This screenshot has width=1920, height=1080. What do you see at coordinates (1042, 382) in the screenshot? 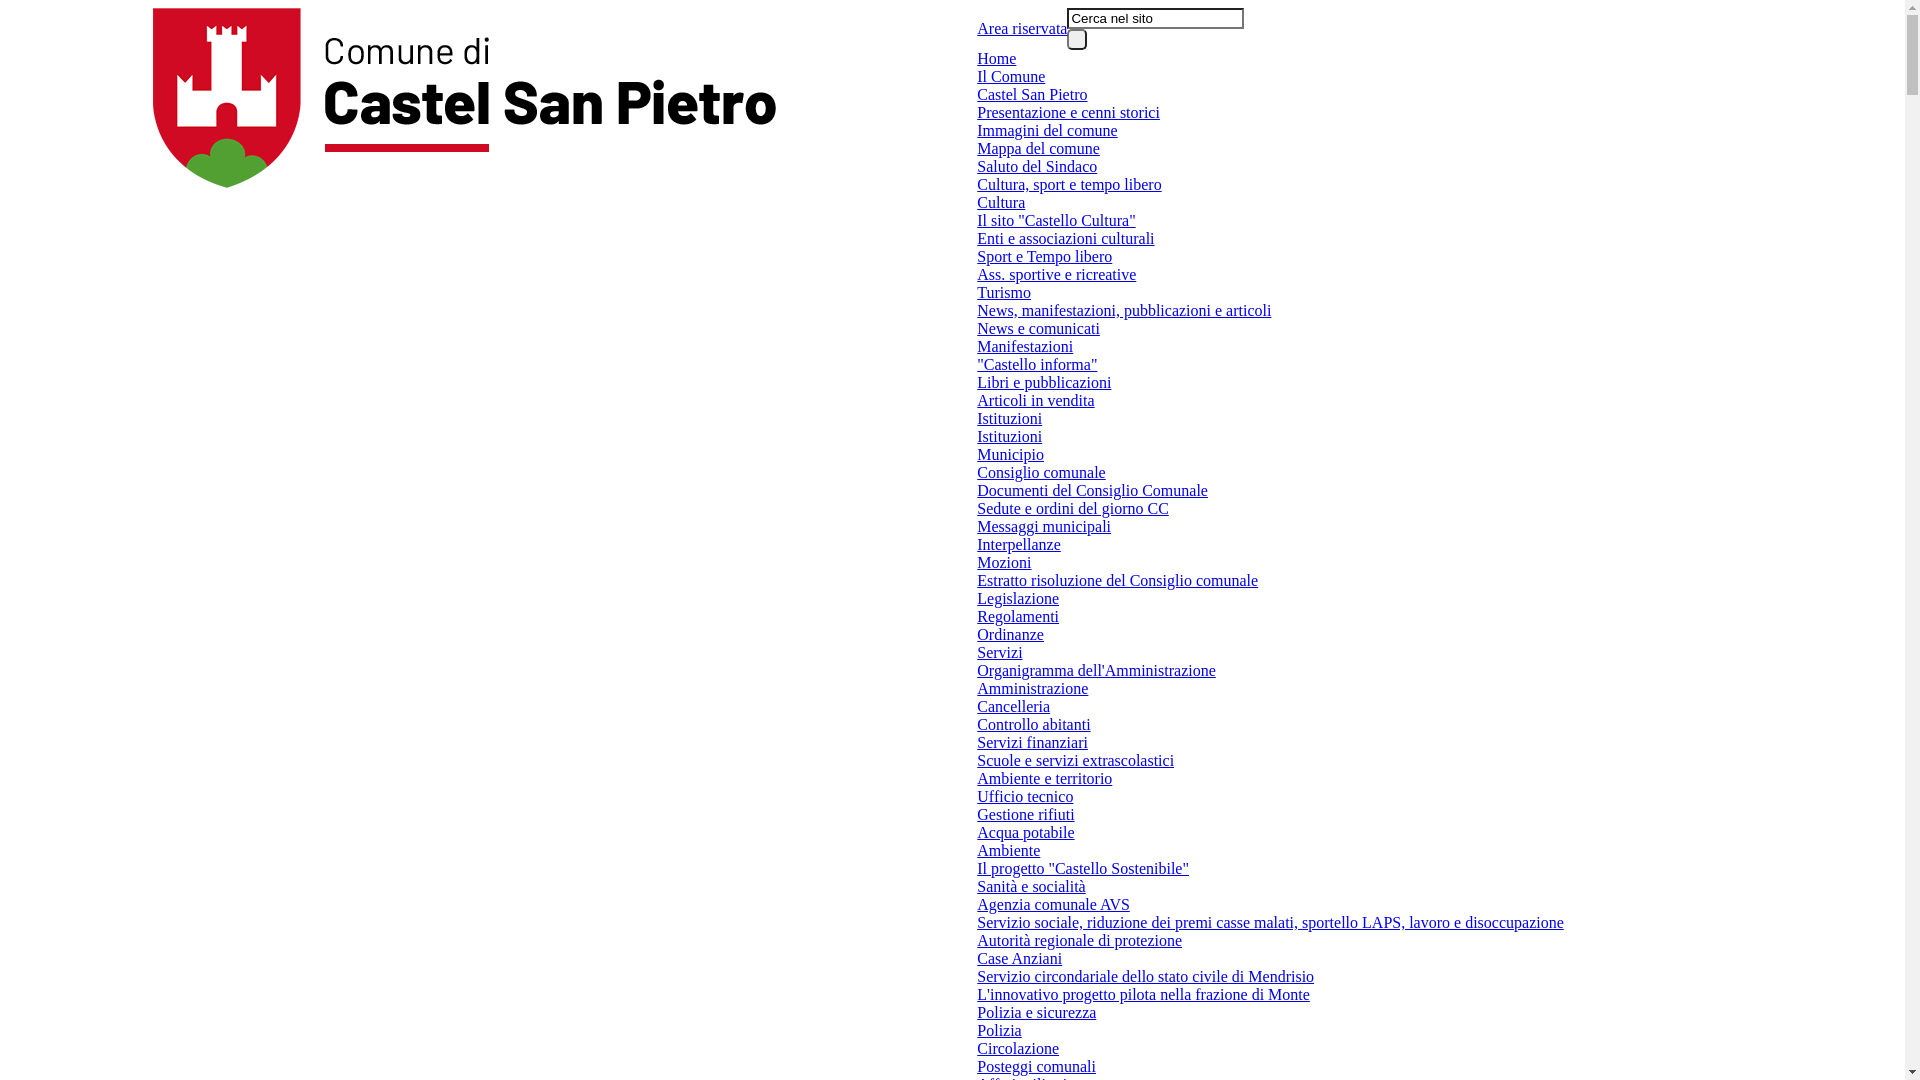
I see `'Libri e pubblicazioni'` at bounding box center [1042, 382].